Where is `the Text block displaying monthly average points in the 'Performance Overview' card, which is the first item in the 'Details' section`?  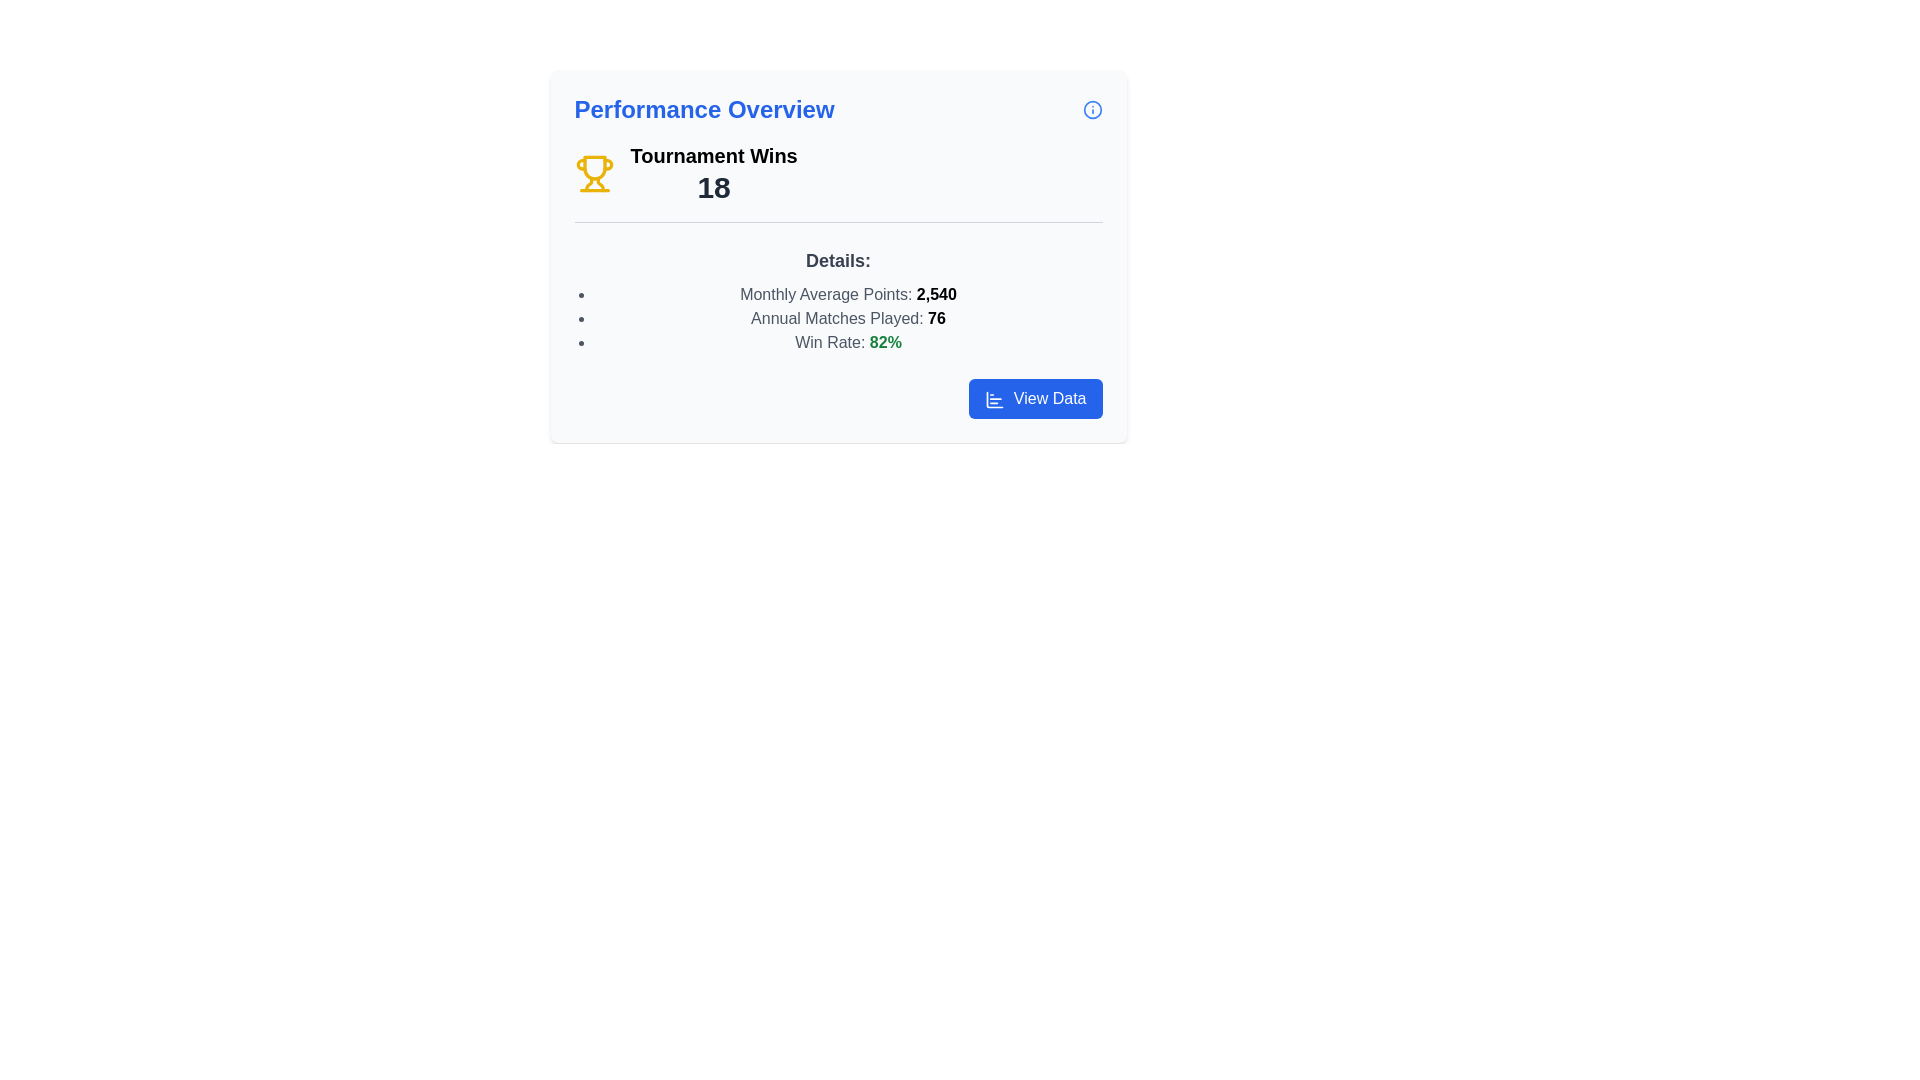
the Text block displaying monthly average points in the 'Performance Overview' card, which is the first item in the 'Details' section is located at coordinates (848, 294).